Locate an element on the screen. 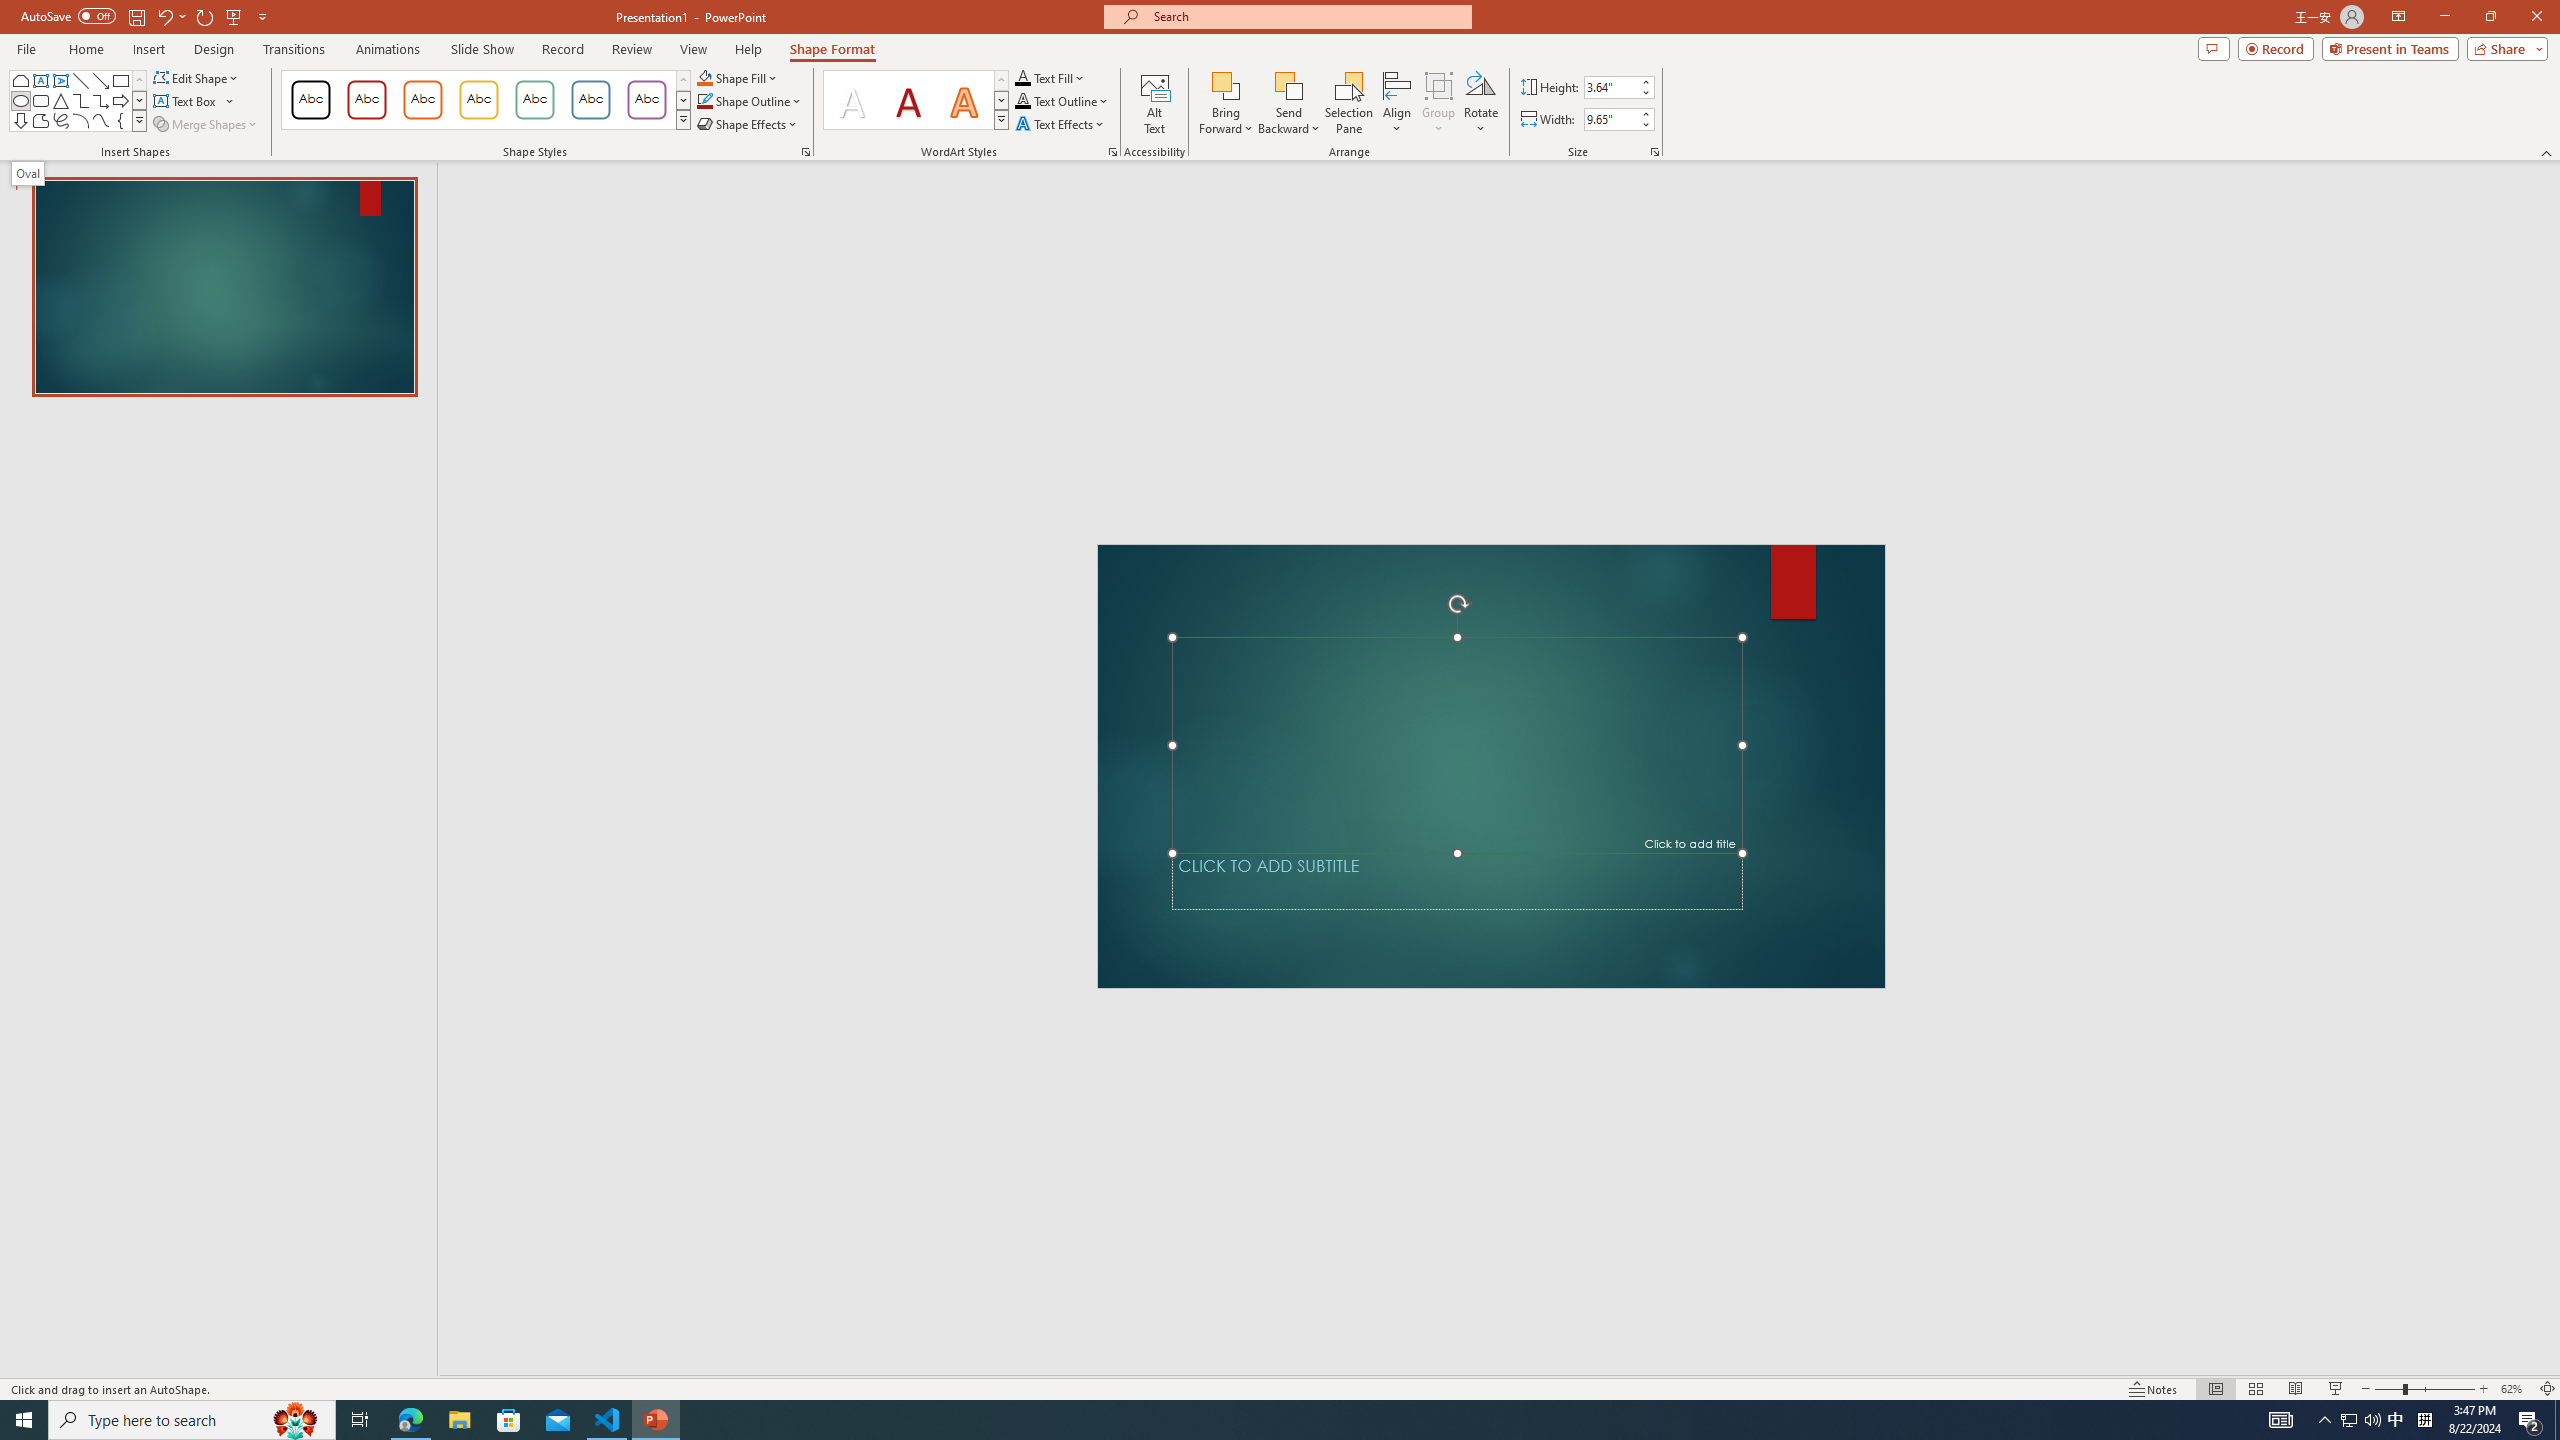 The height and width of the screenshot is (1440, 2560). 'Colored Outline - Purple, Accent 6' is located at coordinates (647, 99).